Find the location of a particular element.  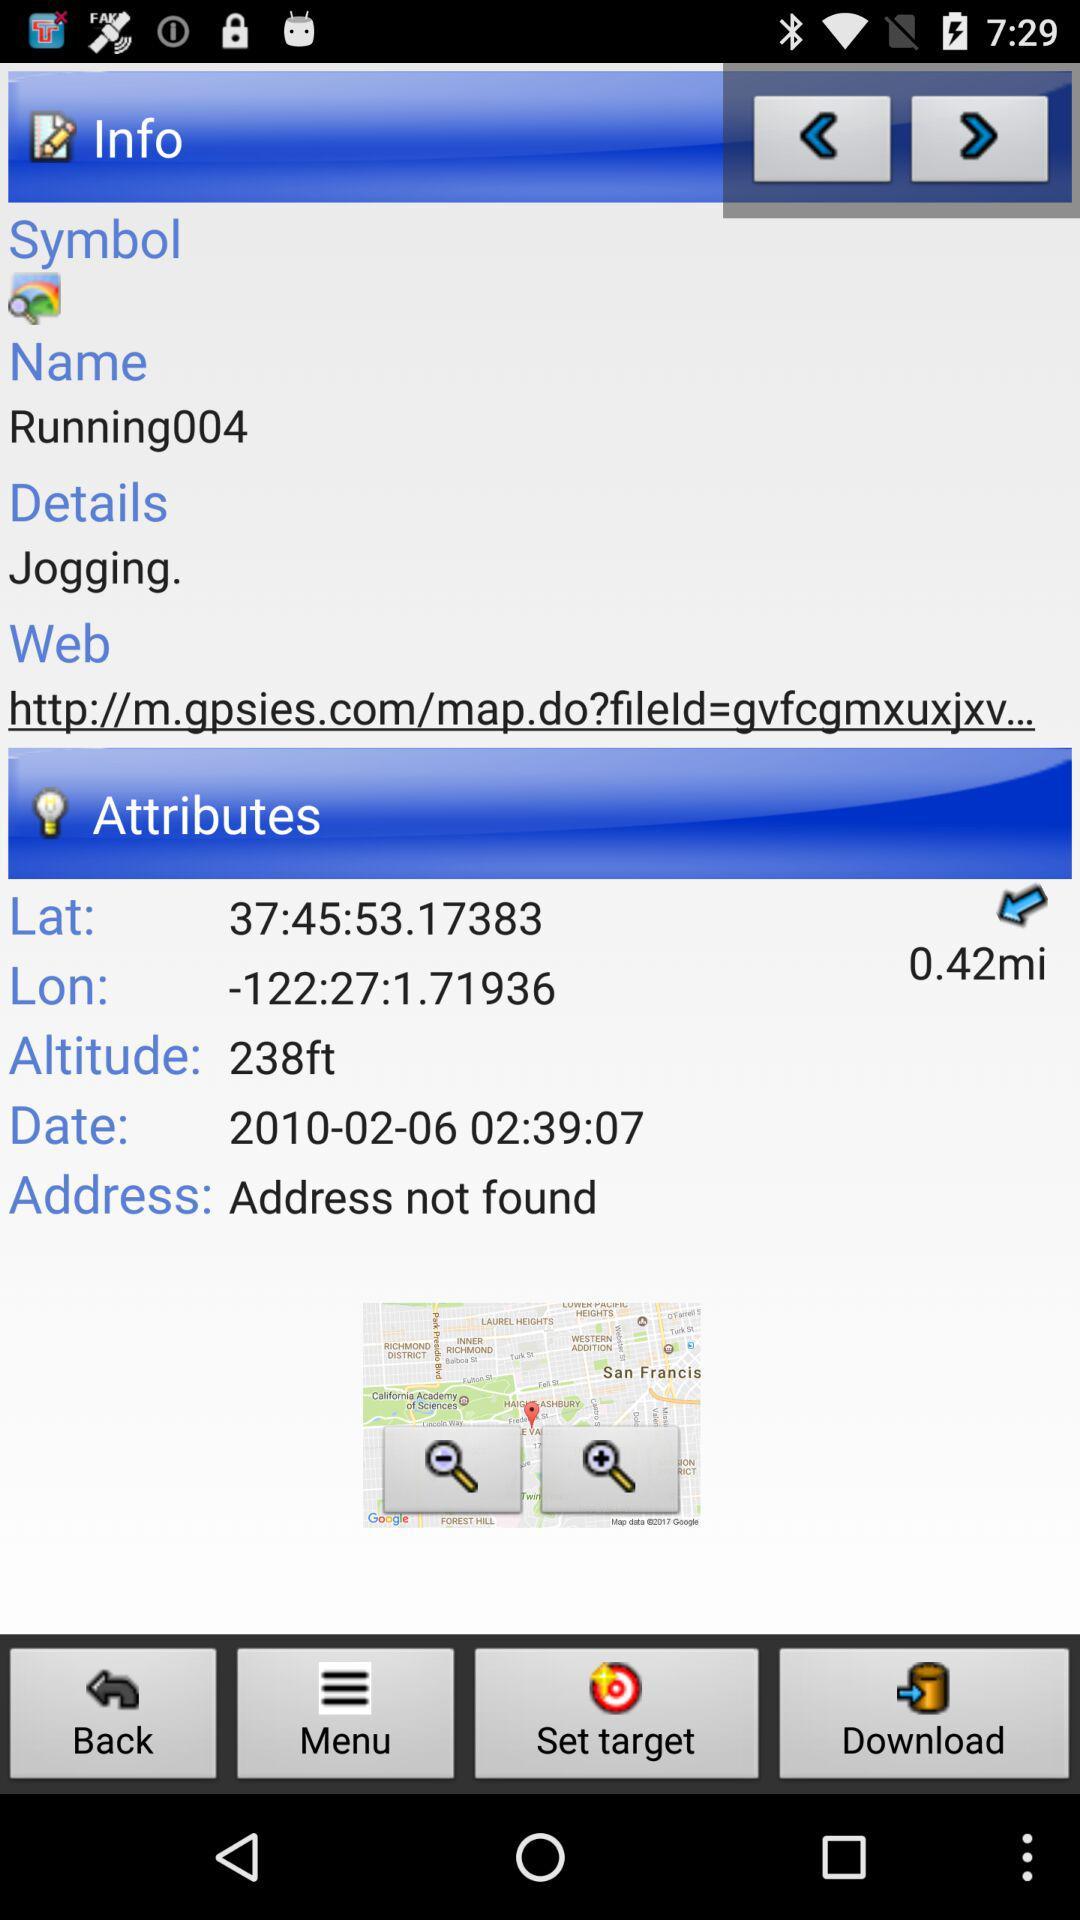

the back icon is located at coordinates (113, 1718).